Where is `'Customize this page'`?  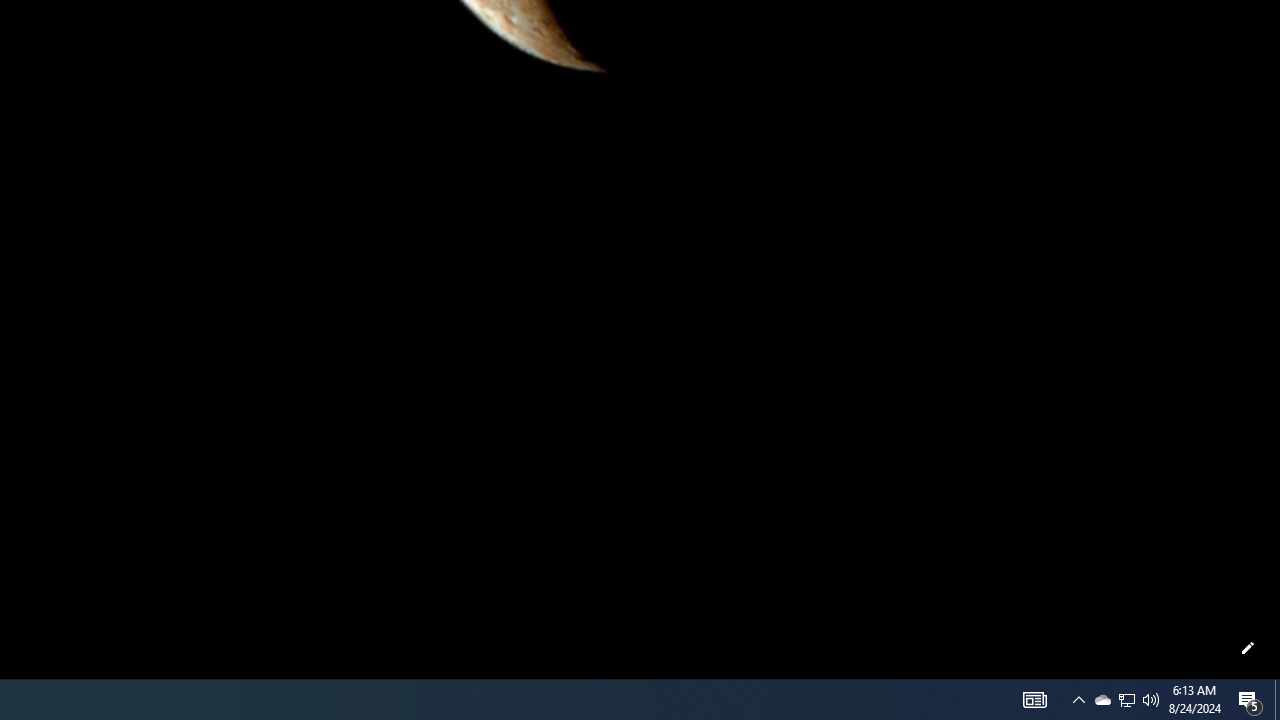
'Customize this page' is located at coordinates (1247, 648).